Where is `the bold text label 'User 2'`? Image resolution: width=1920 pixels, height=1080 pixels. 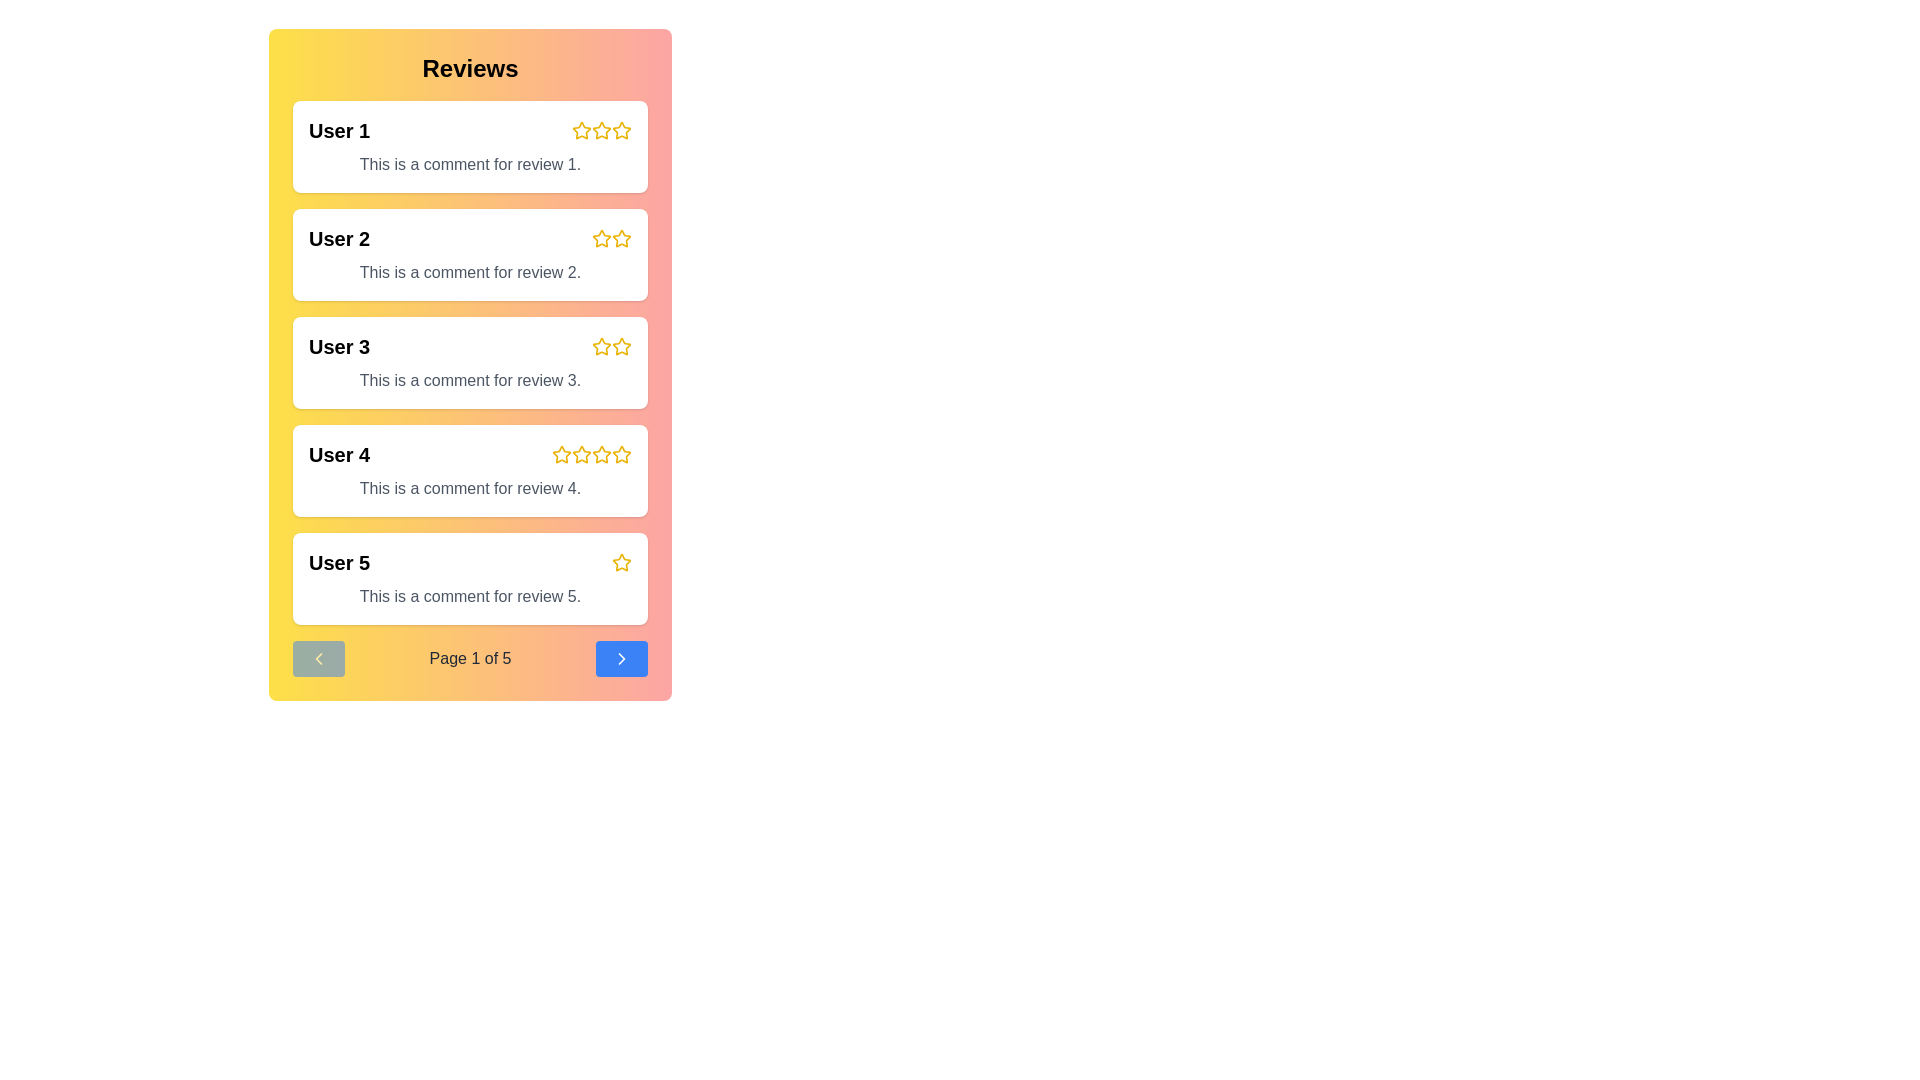
the bold text label 'User 2' is located at coordinates (339, 238).